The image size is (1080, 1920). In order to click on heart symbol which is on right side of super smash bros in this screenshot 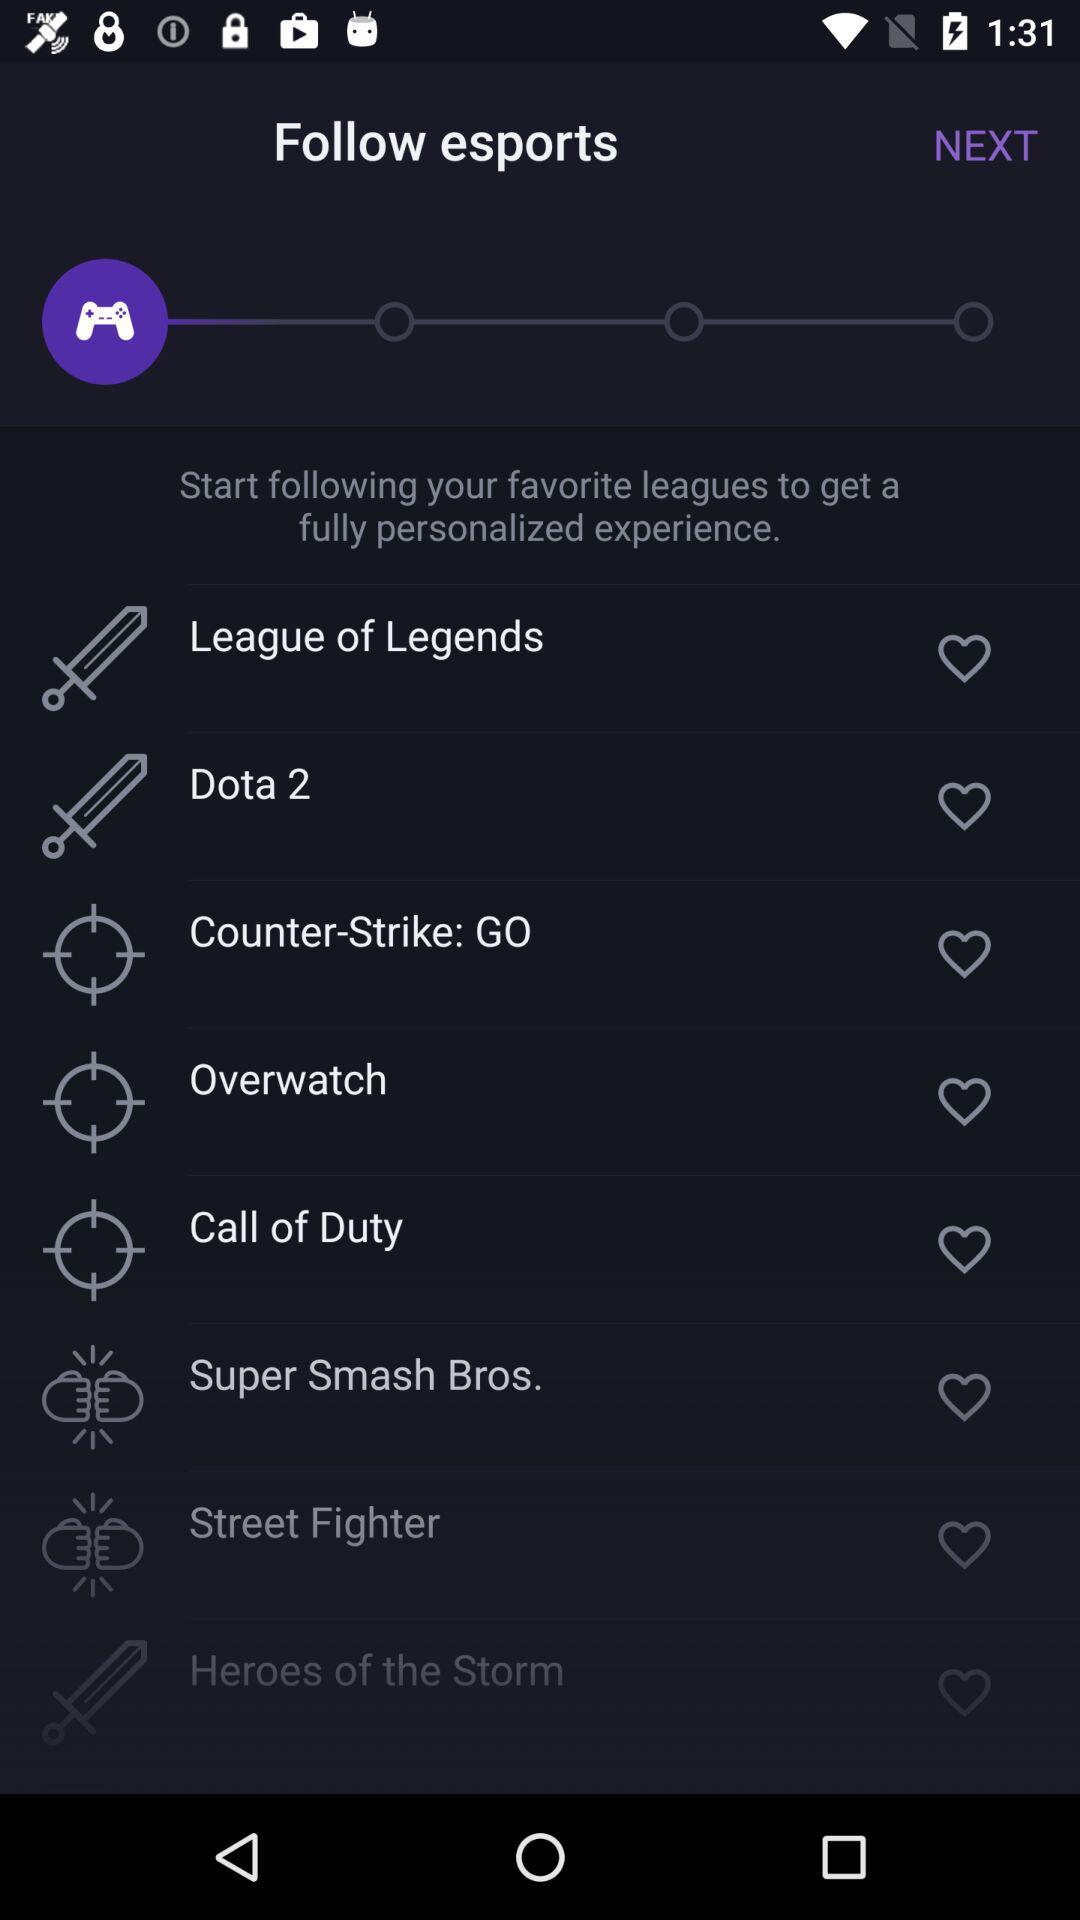, I will do `click(963, 1396)`.